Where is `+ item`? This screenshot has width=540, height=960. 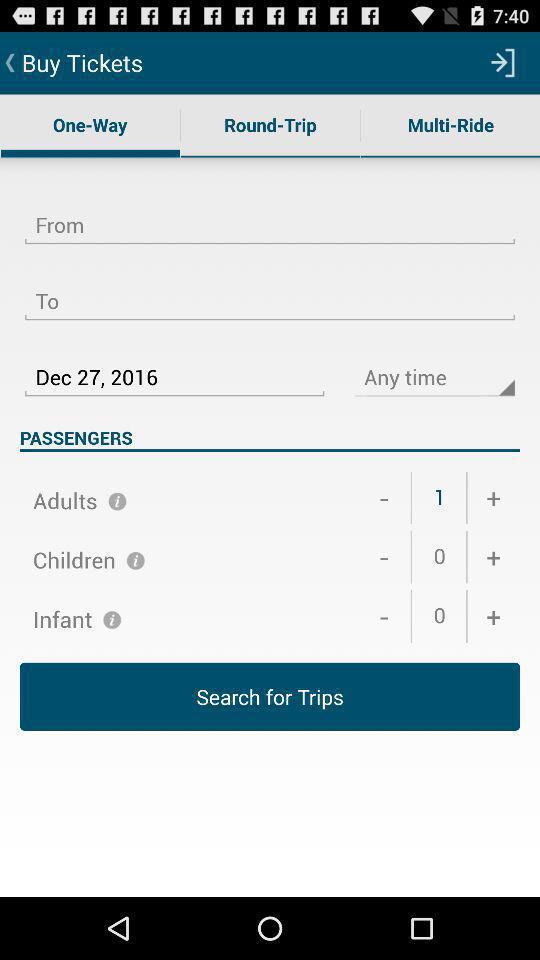 + item is located at coordinates (492, 557).